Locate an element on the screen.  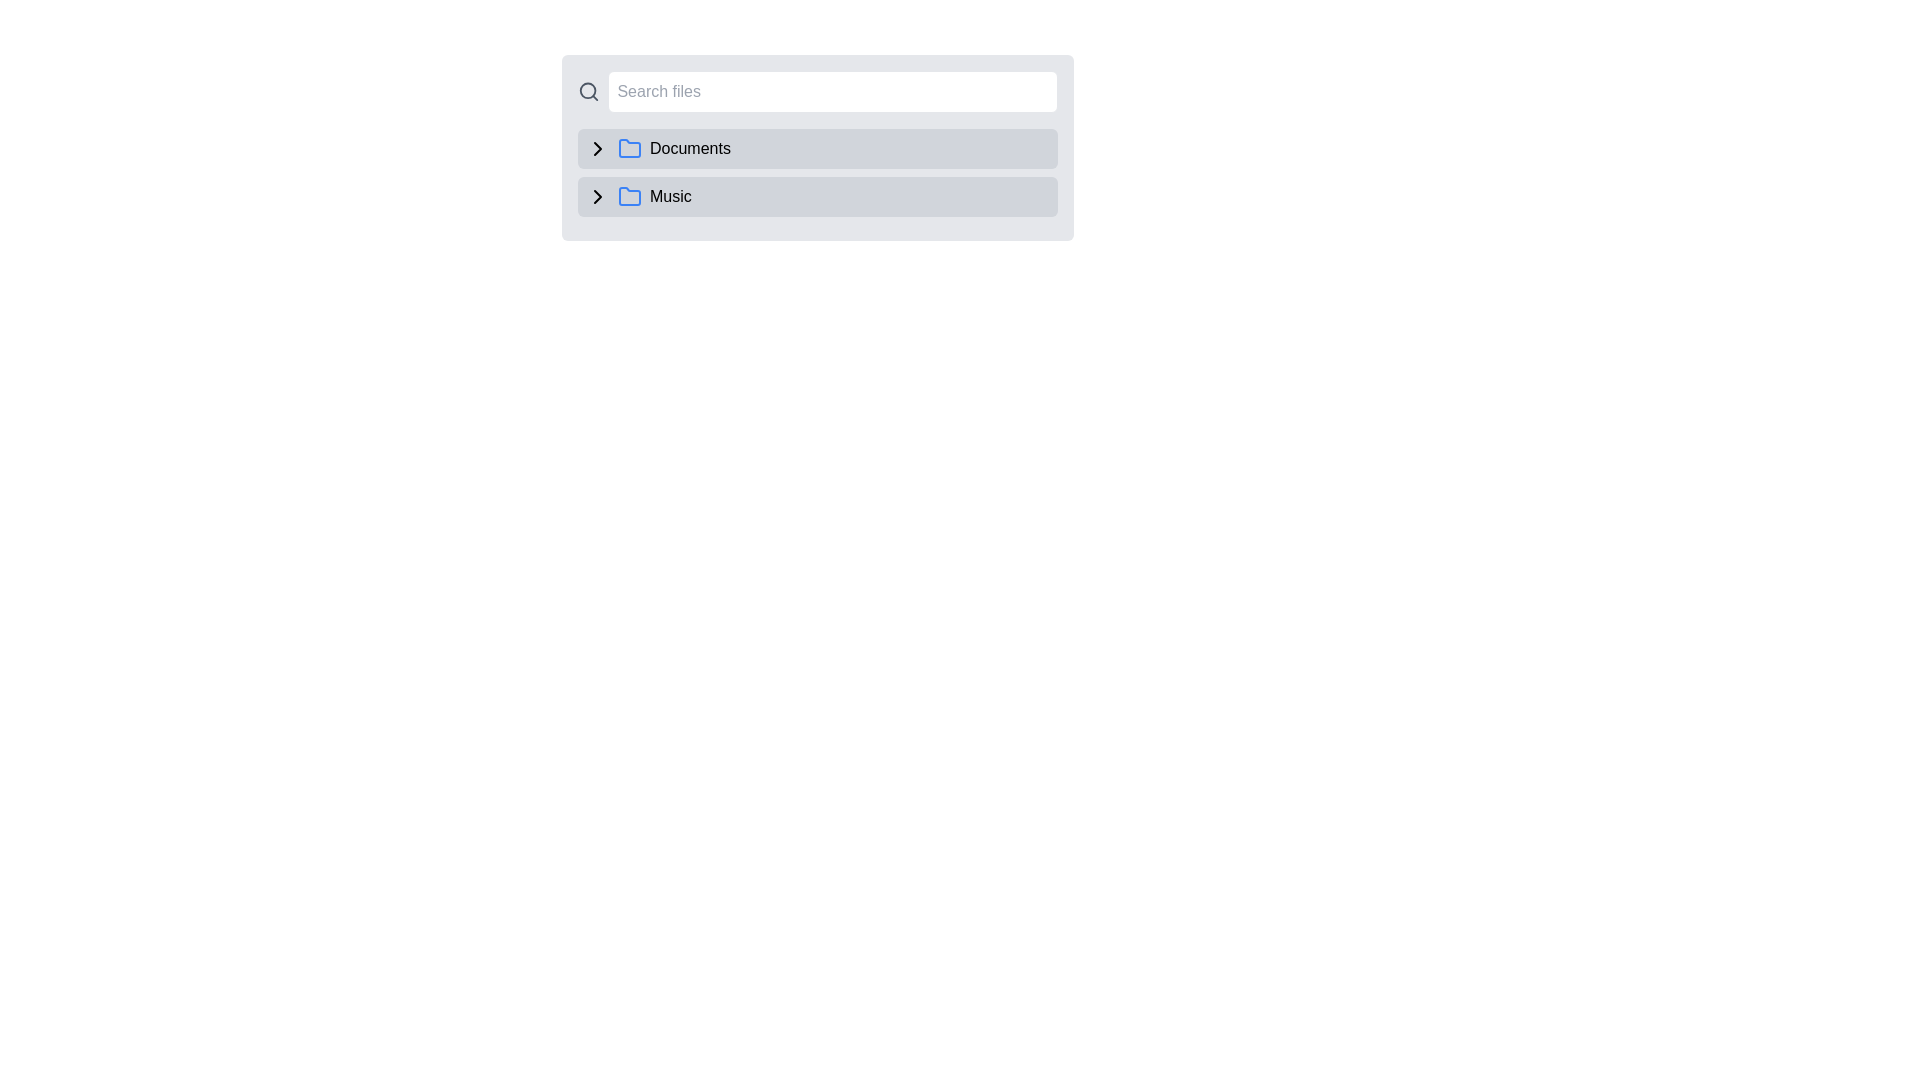
the 'Documents' button located at the top of the vertical list of items is located at coordinates (817, 148).